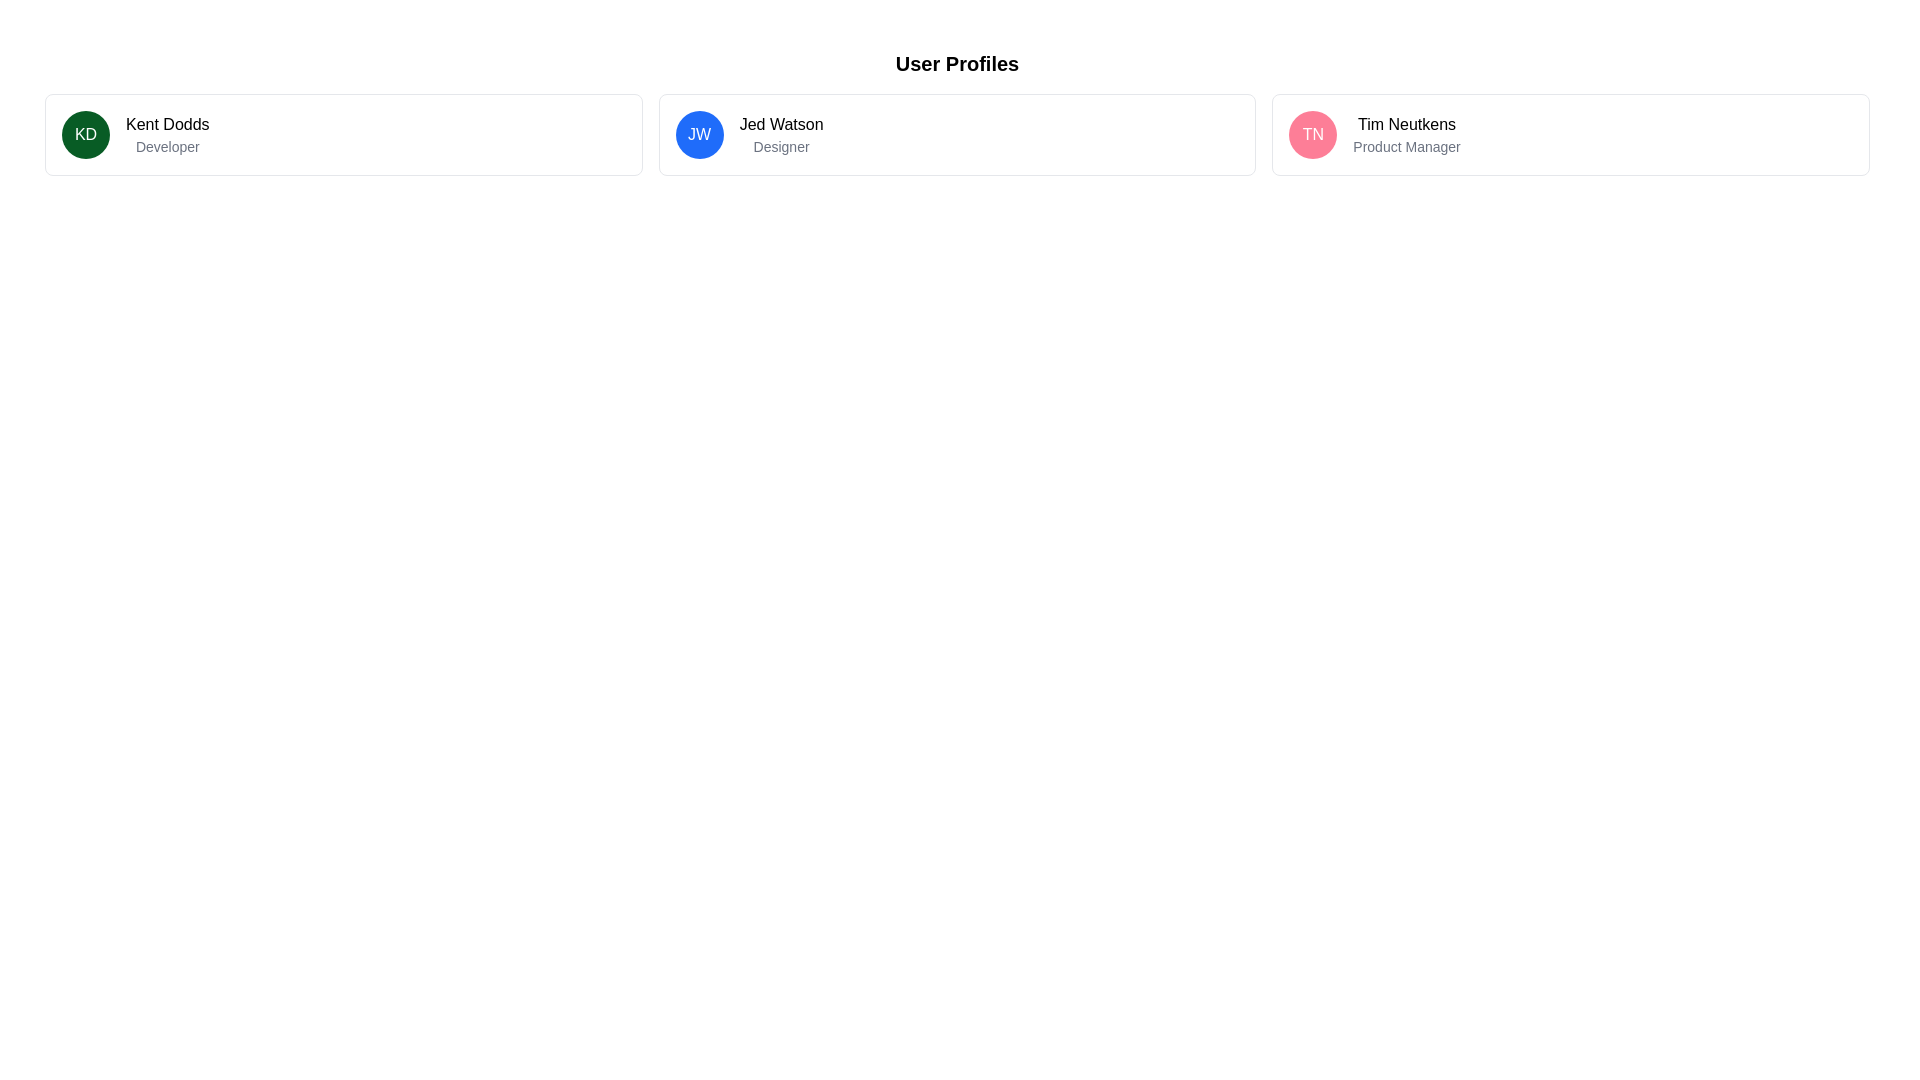 The width and height of the screenshot is (1920, 1080). What do you see at coordinates (956, 135) in the screenshot?
I see `a user profile card within the grid layout located below the 'User Profiles' title` at bounding box center [956, 135].